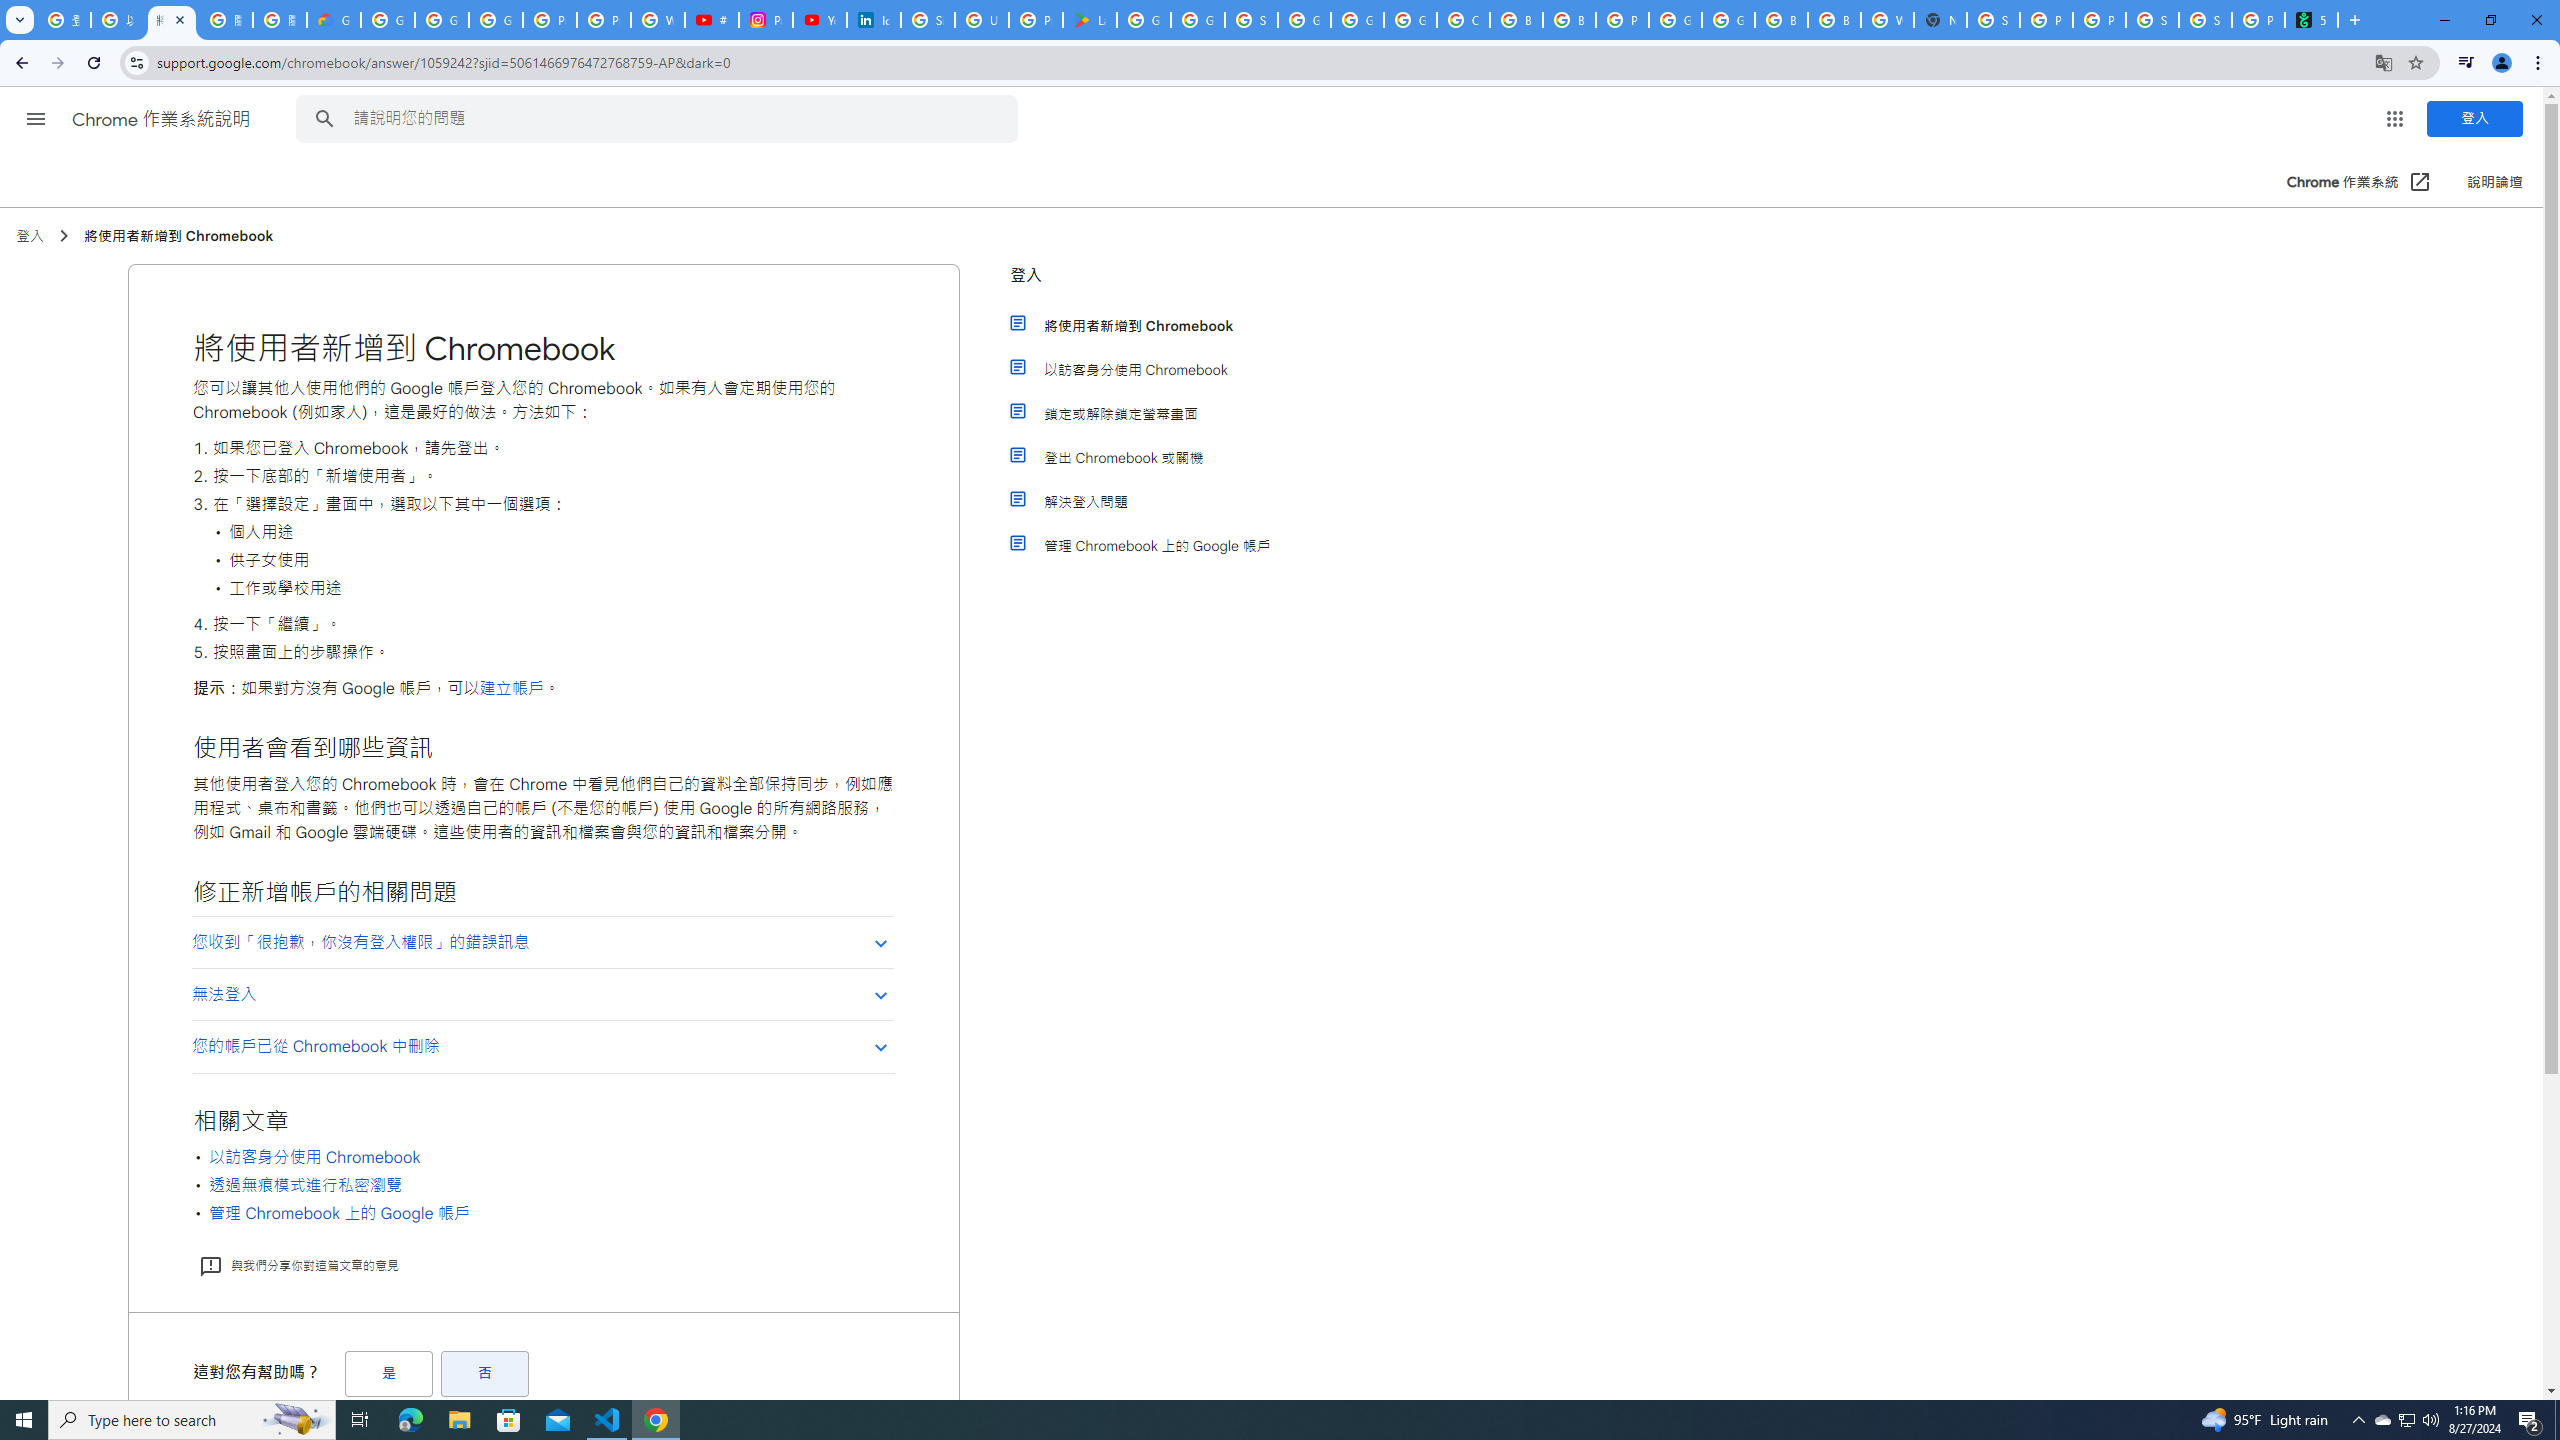  What do you see at coordinates (1834, 19) in the screenshot?
I see `'Browse Chrome as a guest - Computer - Google Chrome Help'` at bounding box center [1834, 19].